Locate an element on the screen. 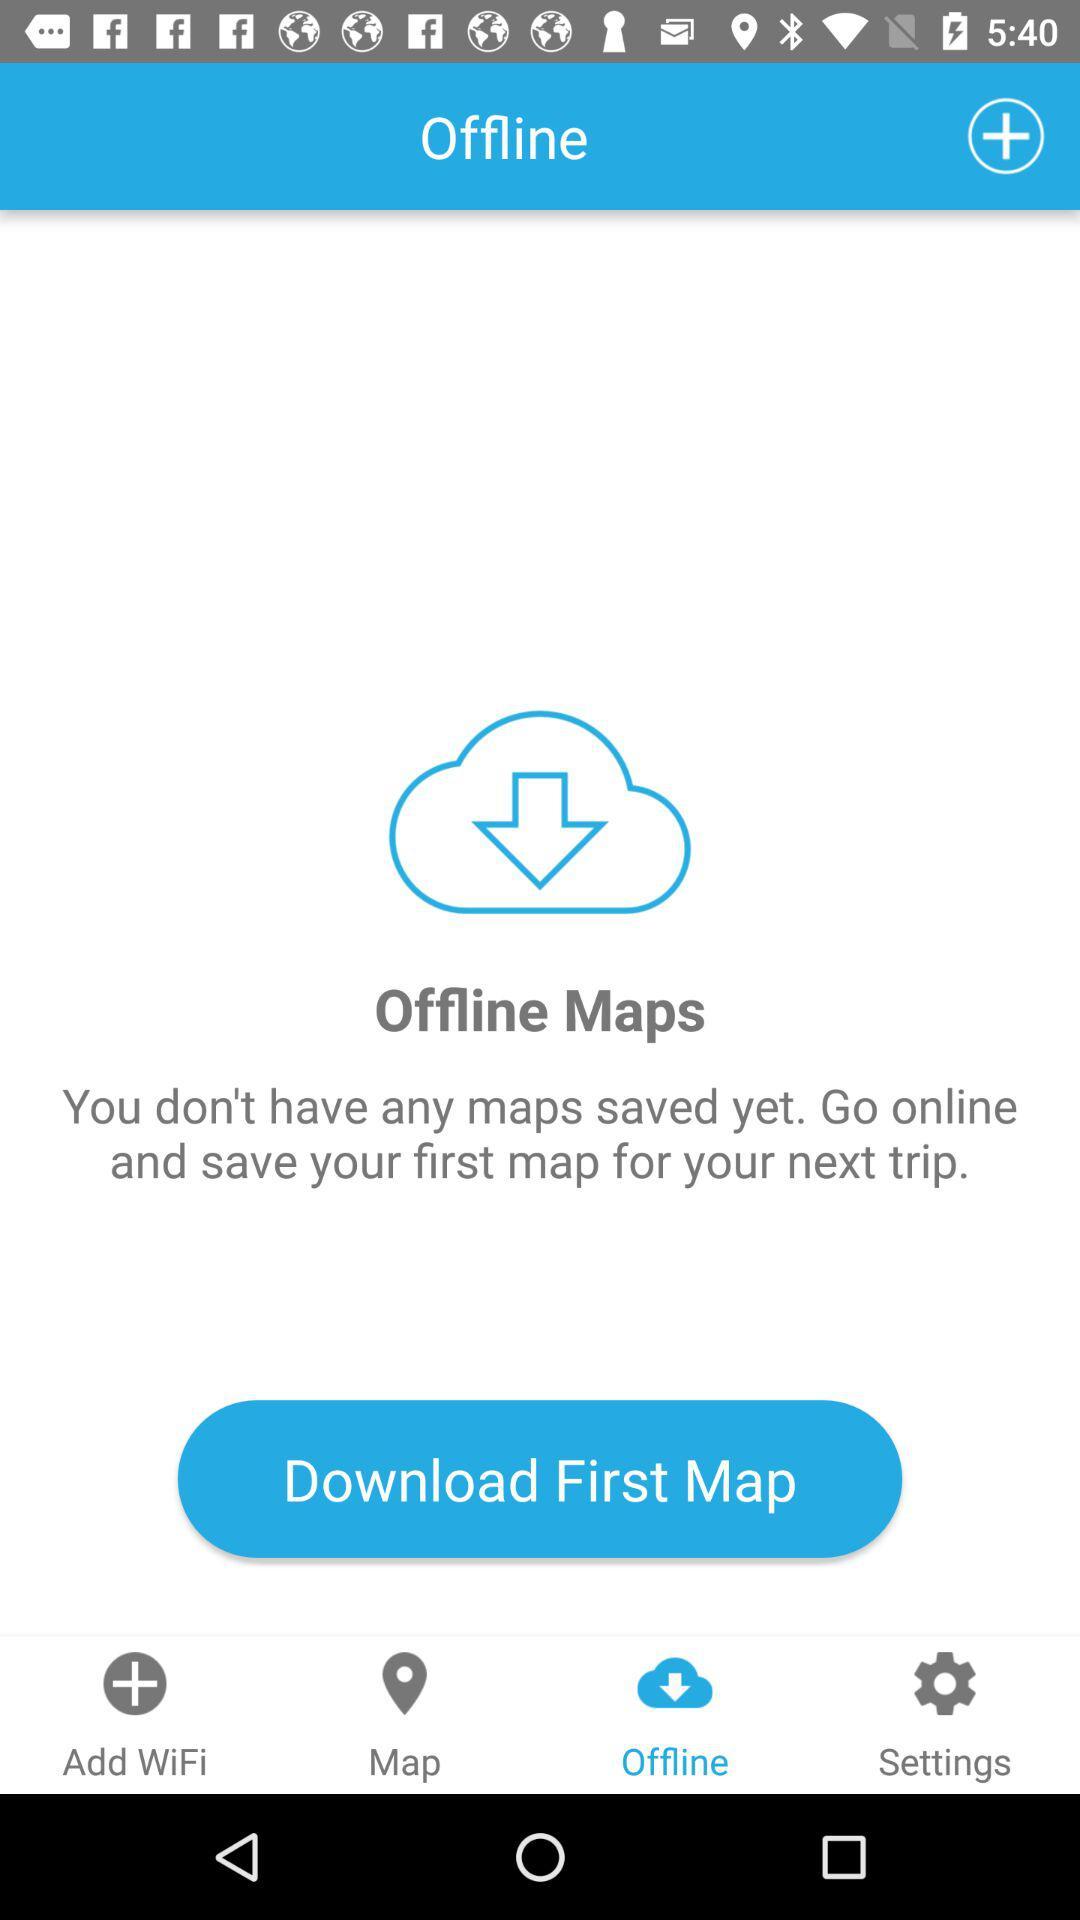  map is located at coordinates (1006, 135).